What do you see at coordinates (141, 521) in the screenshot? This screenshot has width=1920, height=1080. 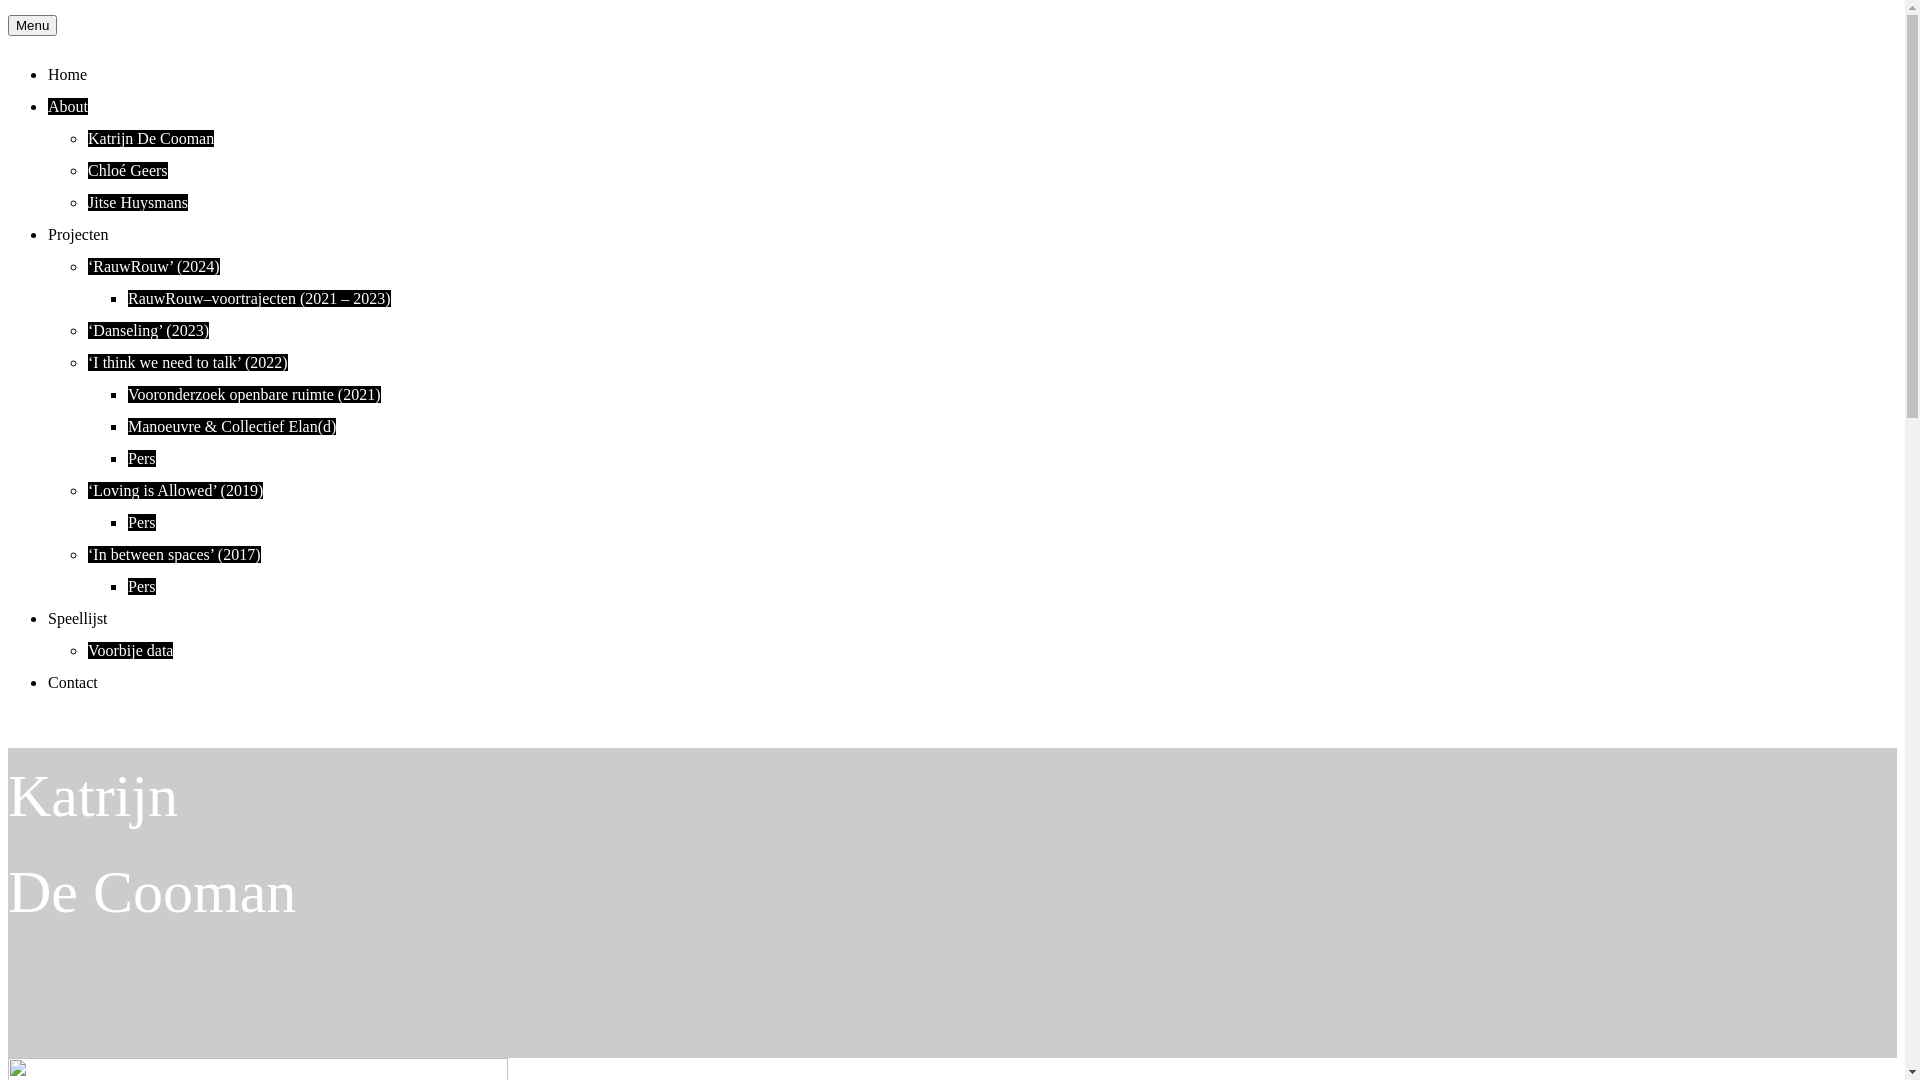 I see `'Pers'` at bounding box center [141, 521].